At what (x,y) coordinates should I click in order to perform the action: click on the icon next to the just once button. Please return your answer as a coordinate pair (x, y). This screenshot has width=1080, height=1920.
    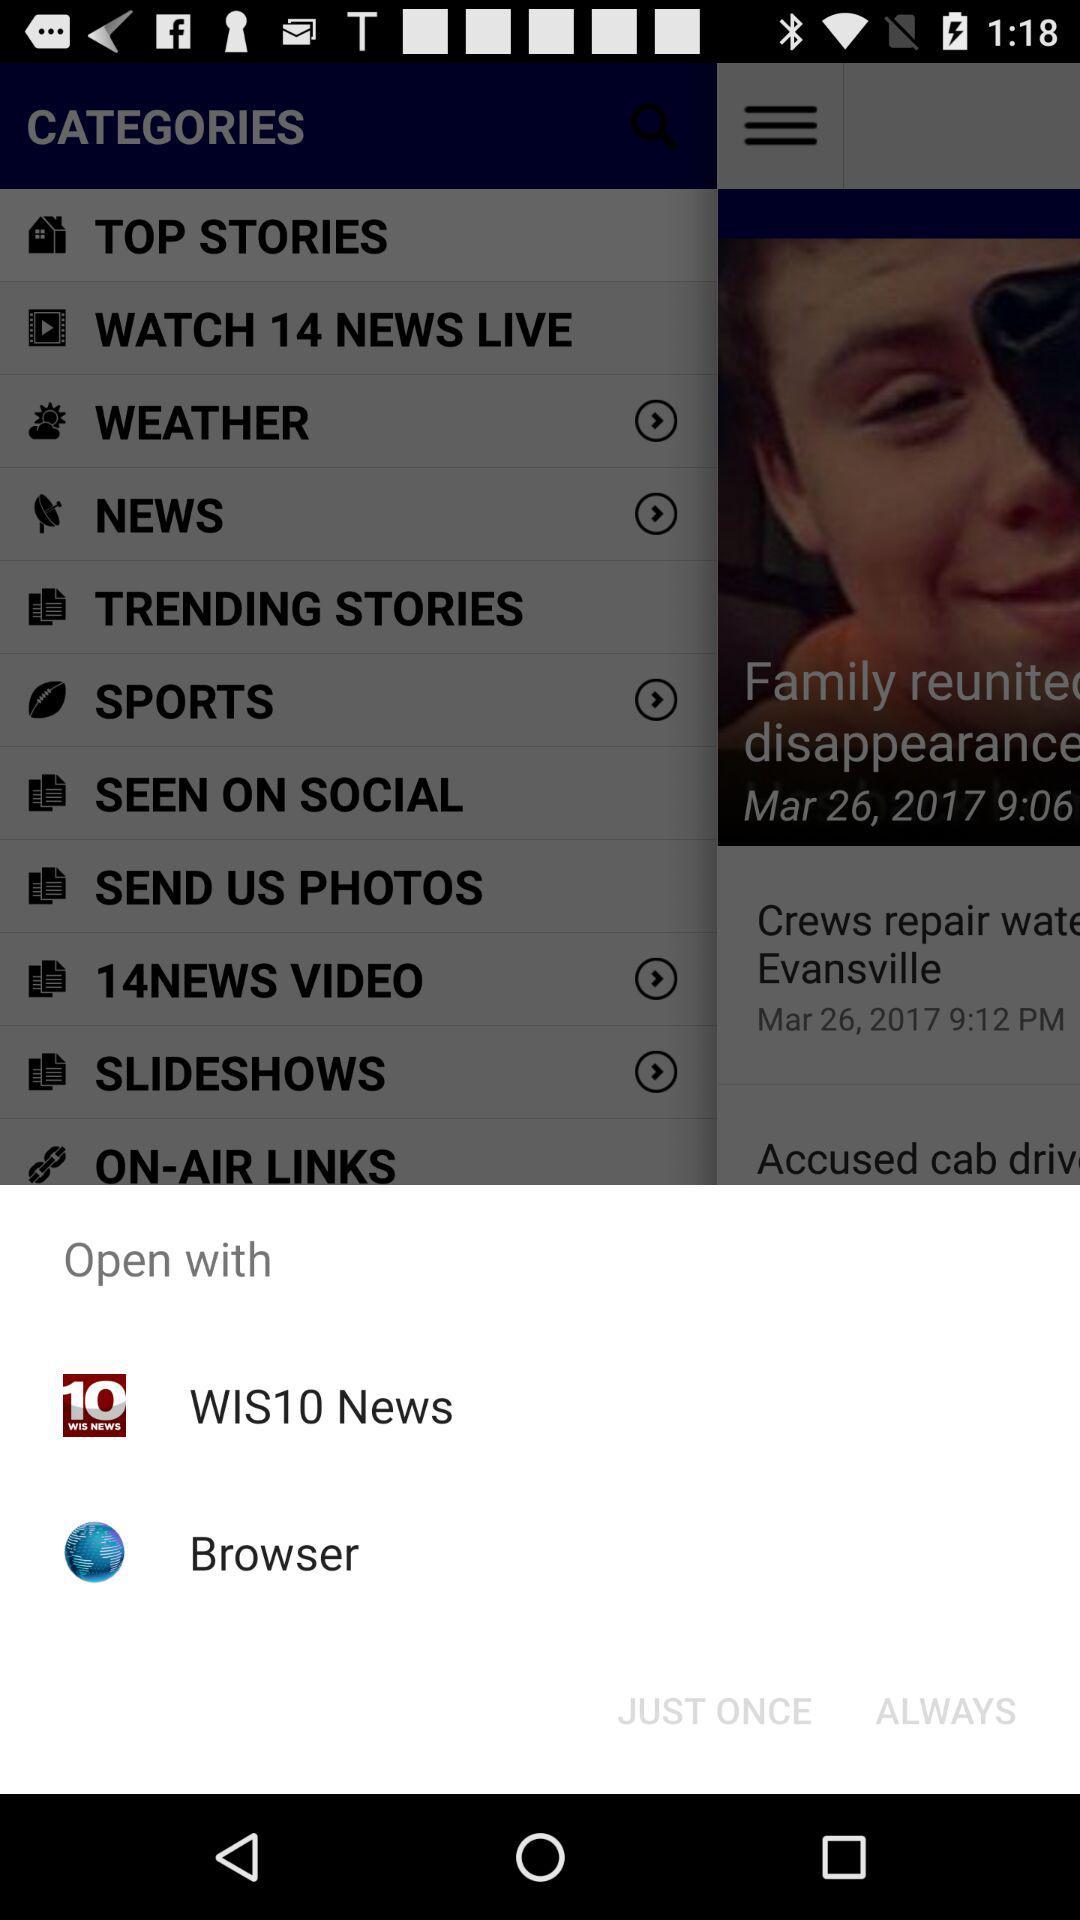
    Looking at the image, I should click on (945, 1708).